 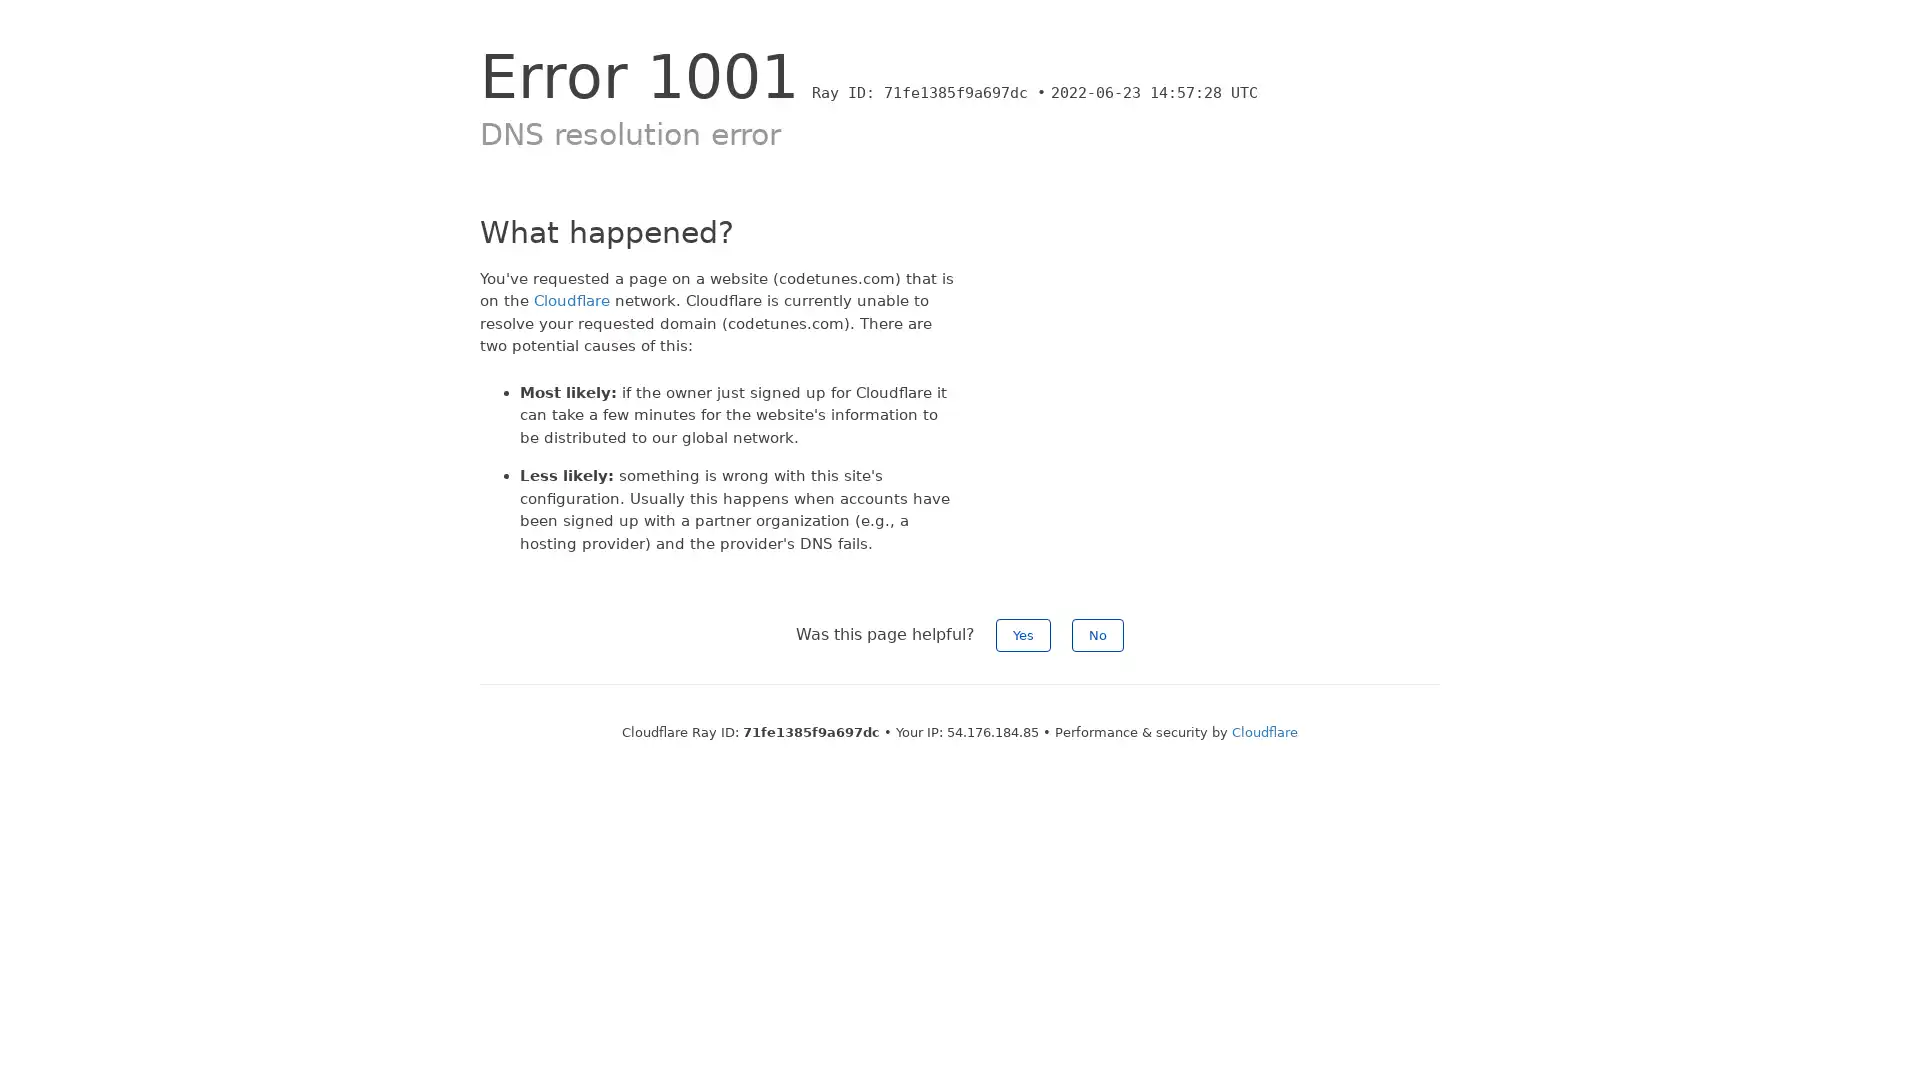 I want to click on Yes, so click(x=1023, y=635).